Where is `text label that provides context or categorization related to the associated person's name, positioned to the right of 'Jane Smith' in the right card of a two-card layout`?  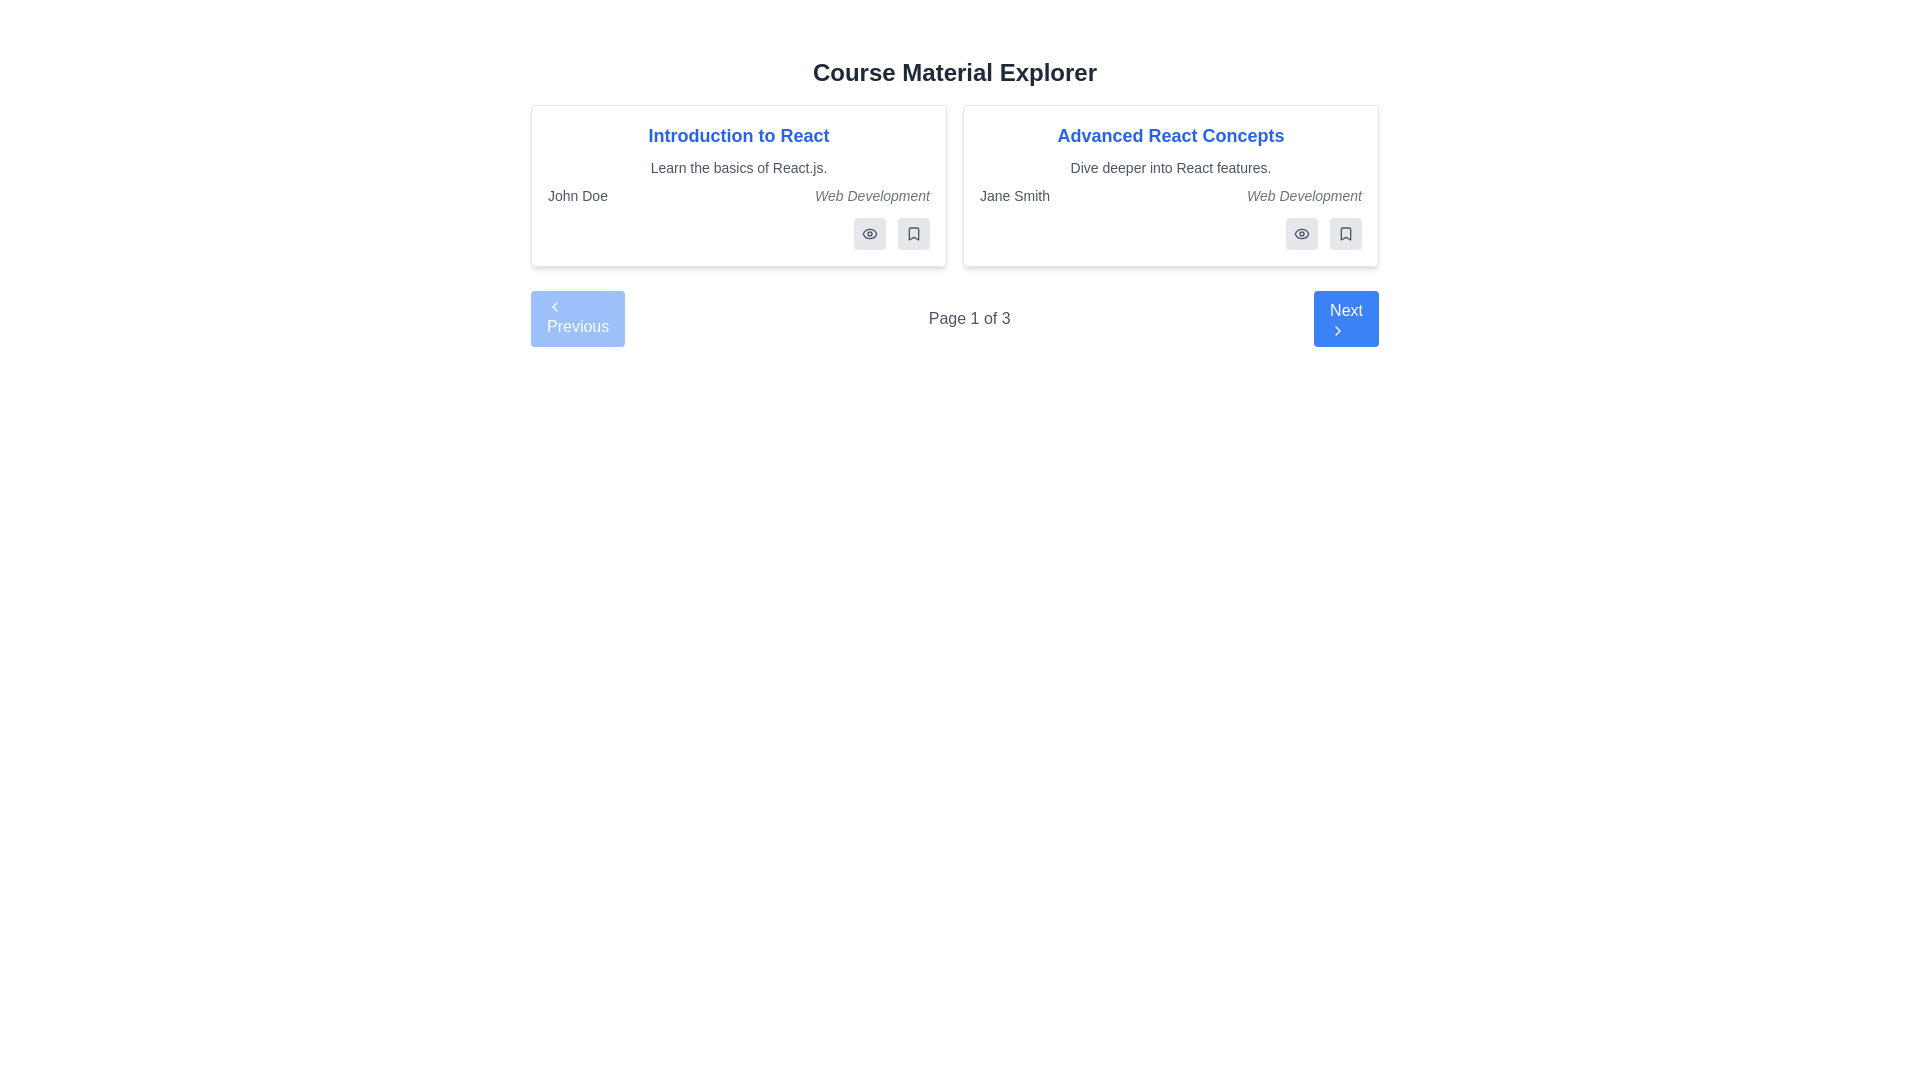
text label that provides context or categorization related to the associated person's name, positioned to the right of 'Jane Smith' in the right card of a two-card layout is located at coordinates (1304, 196).